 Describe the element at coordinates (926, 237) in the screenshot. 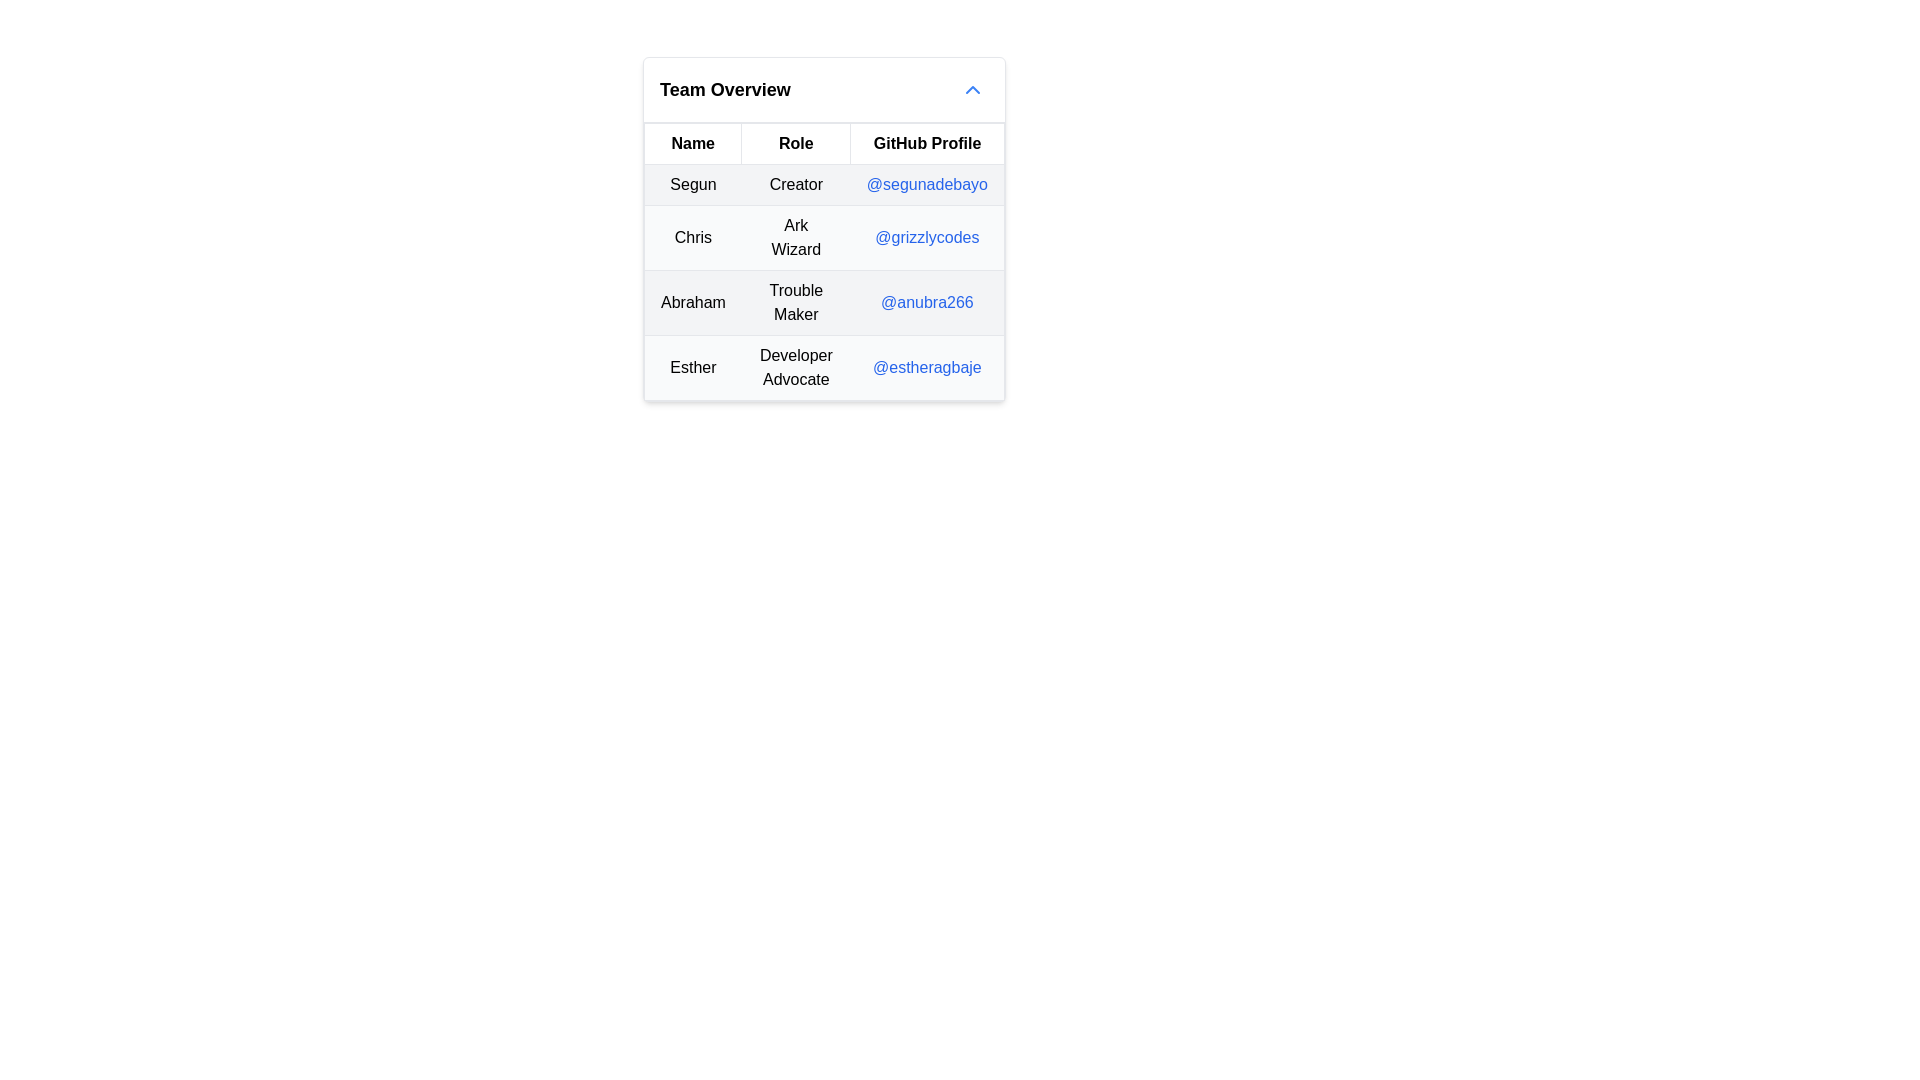

I see `the hyperlink '@grizzlycodes' in the 'GitHub Profile' column of the table` at that location.